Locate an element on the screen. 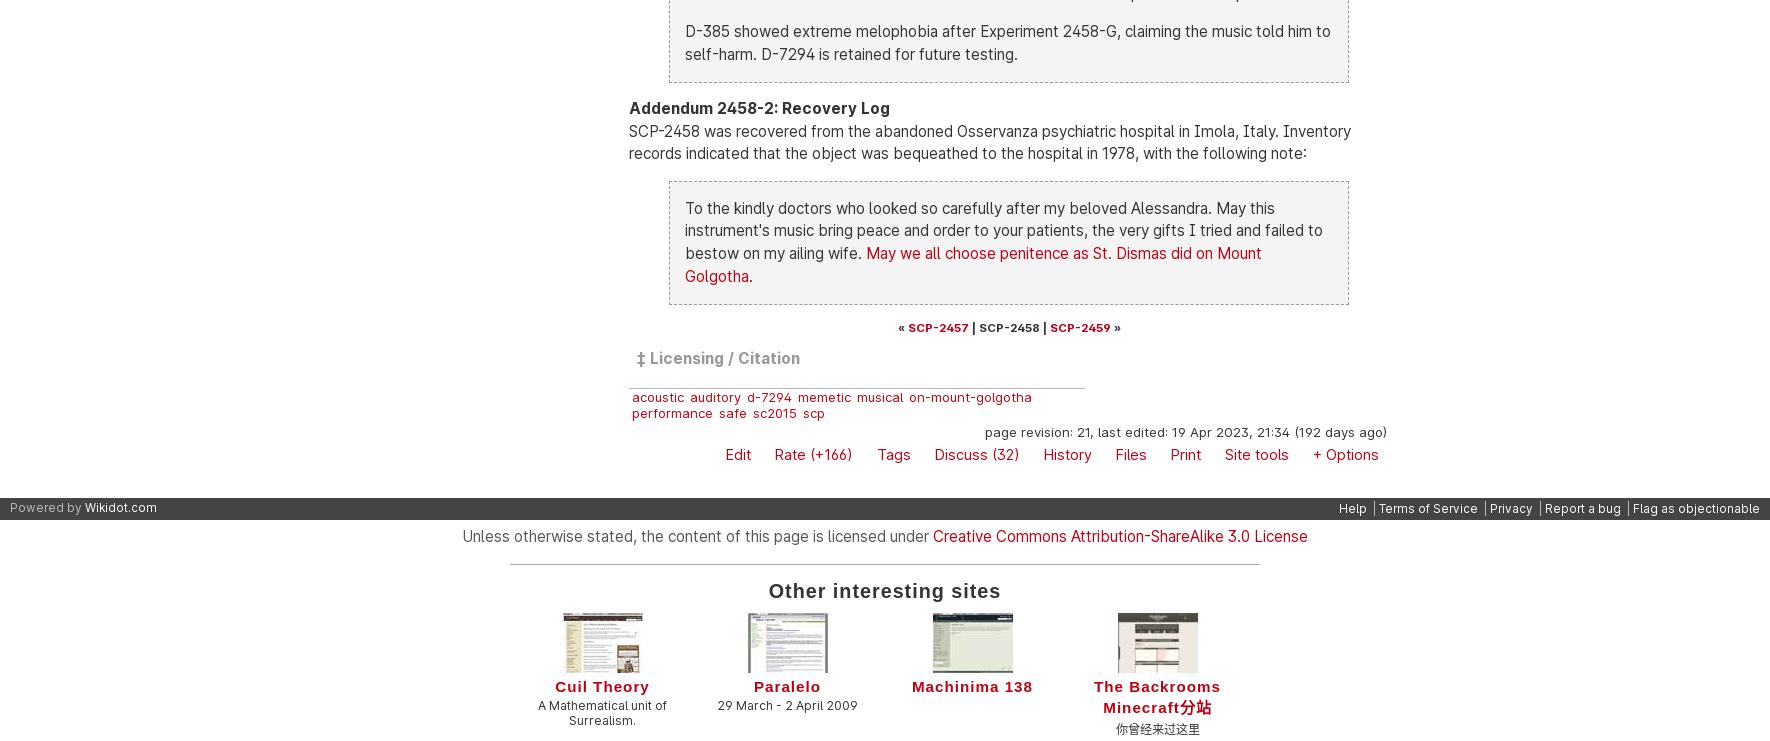 This screenshot has width=1770, height=741. 'Wikidot.com' is located at coordinates (120, 506).